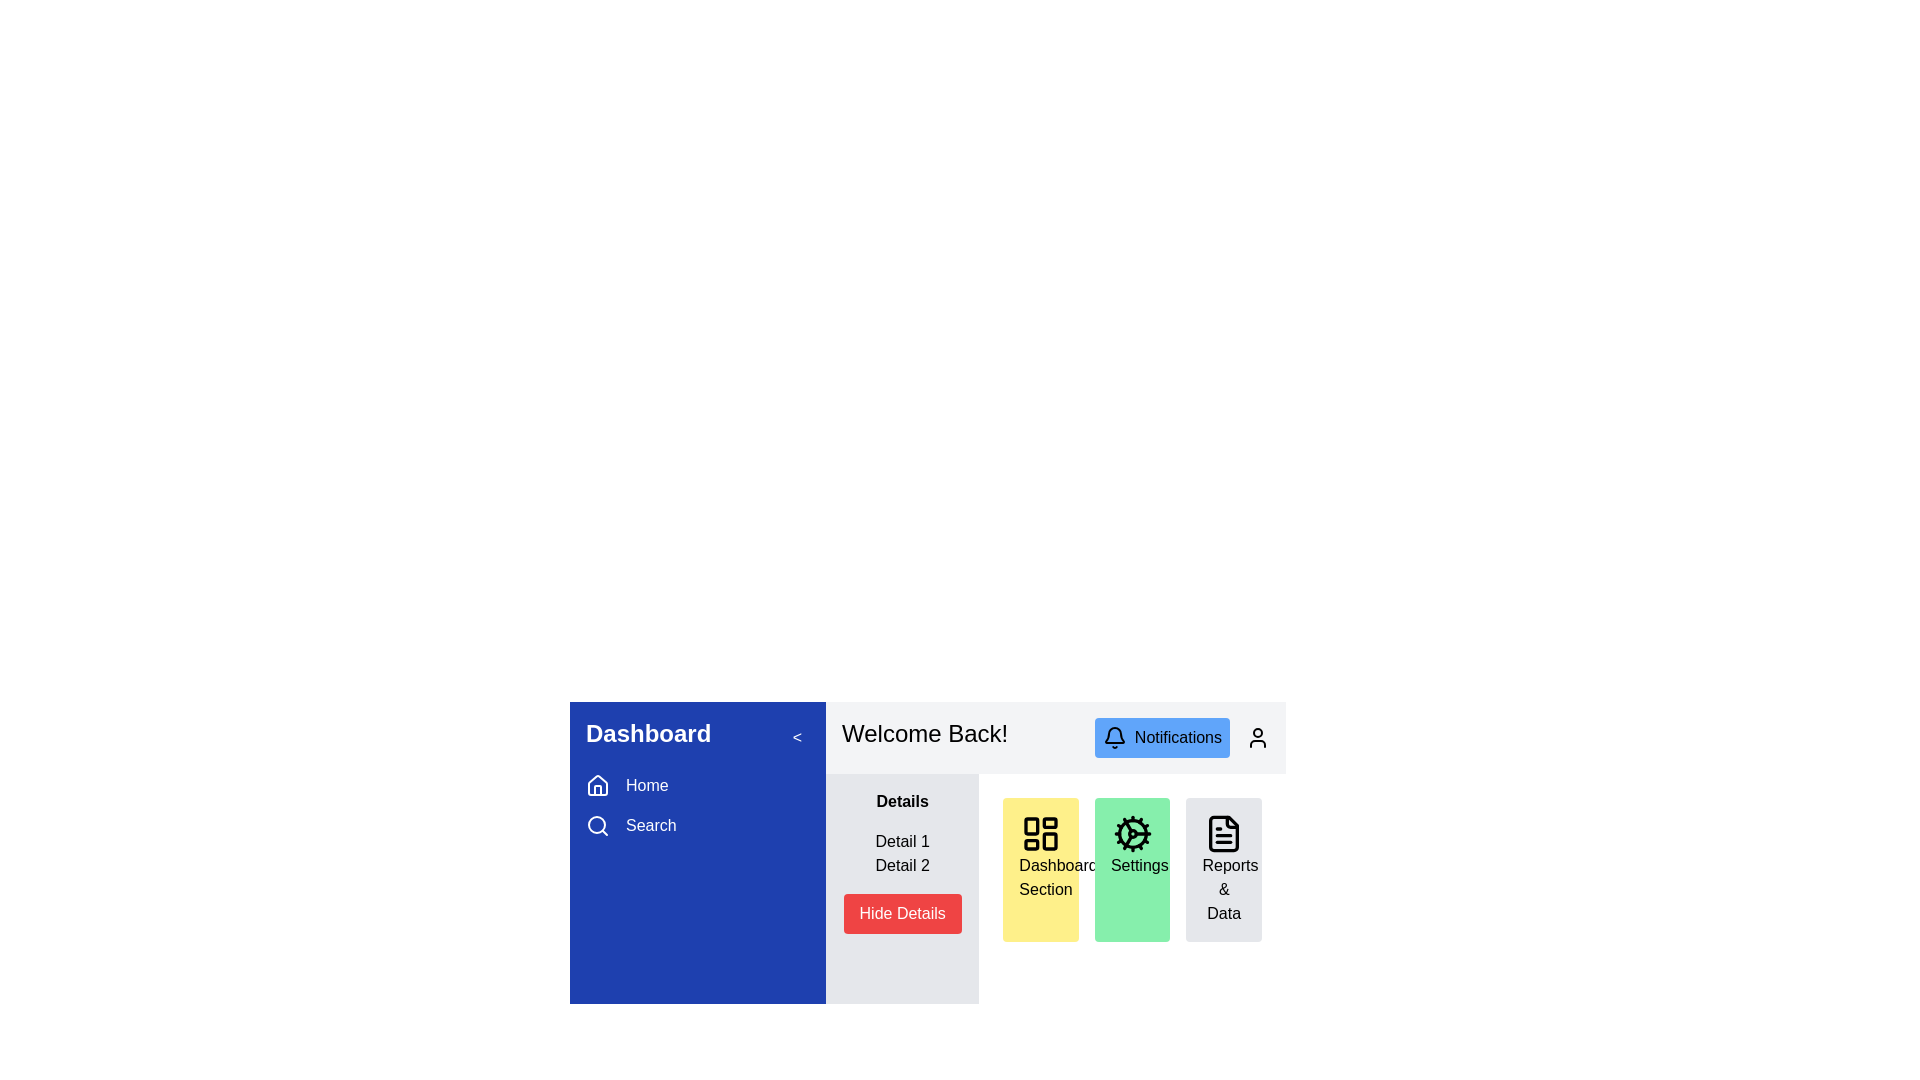 This screenshot has width=1920, height=1080. What do you see at coordinates (651, 825) in the screenshot?
I see `the 'Search' text label in the sidebar, which is displayed in white color on a blue background, to potentially reveal additional options` at bounding box center [651, 825].